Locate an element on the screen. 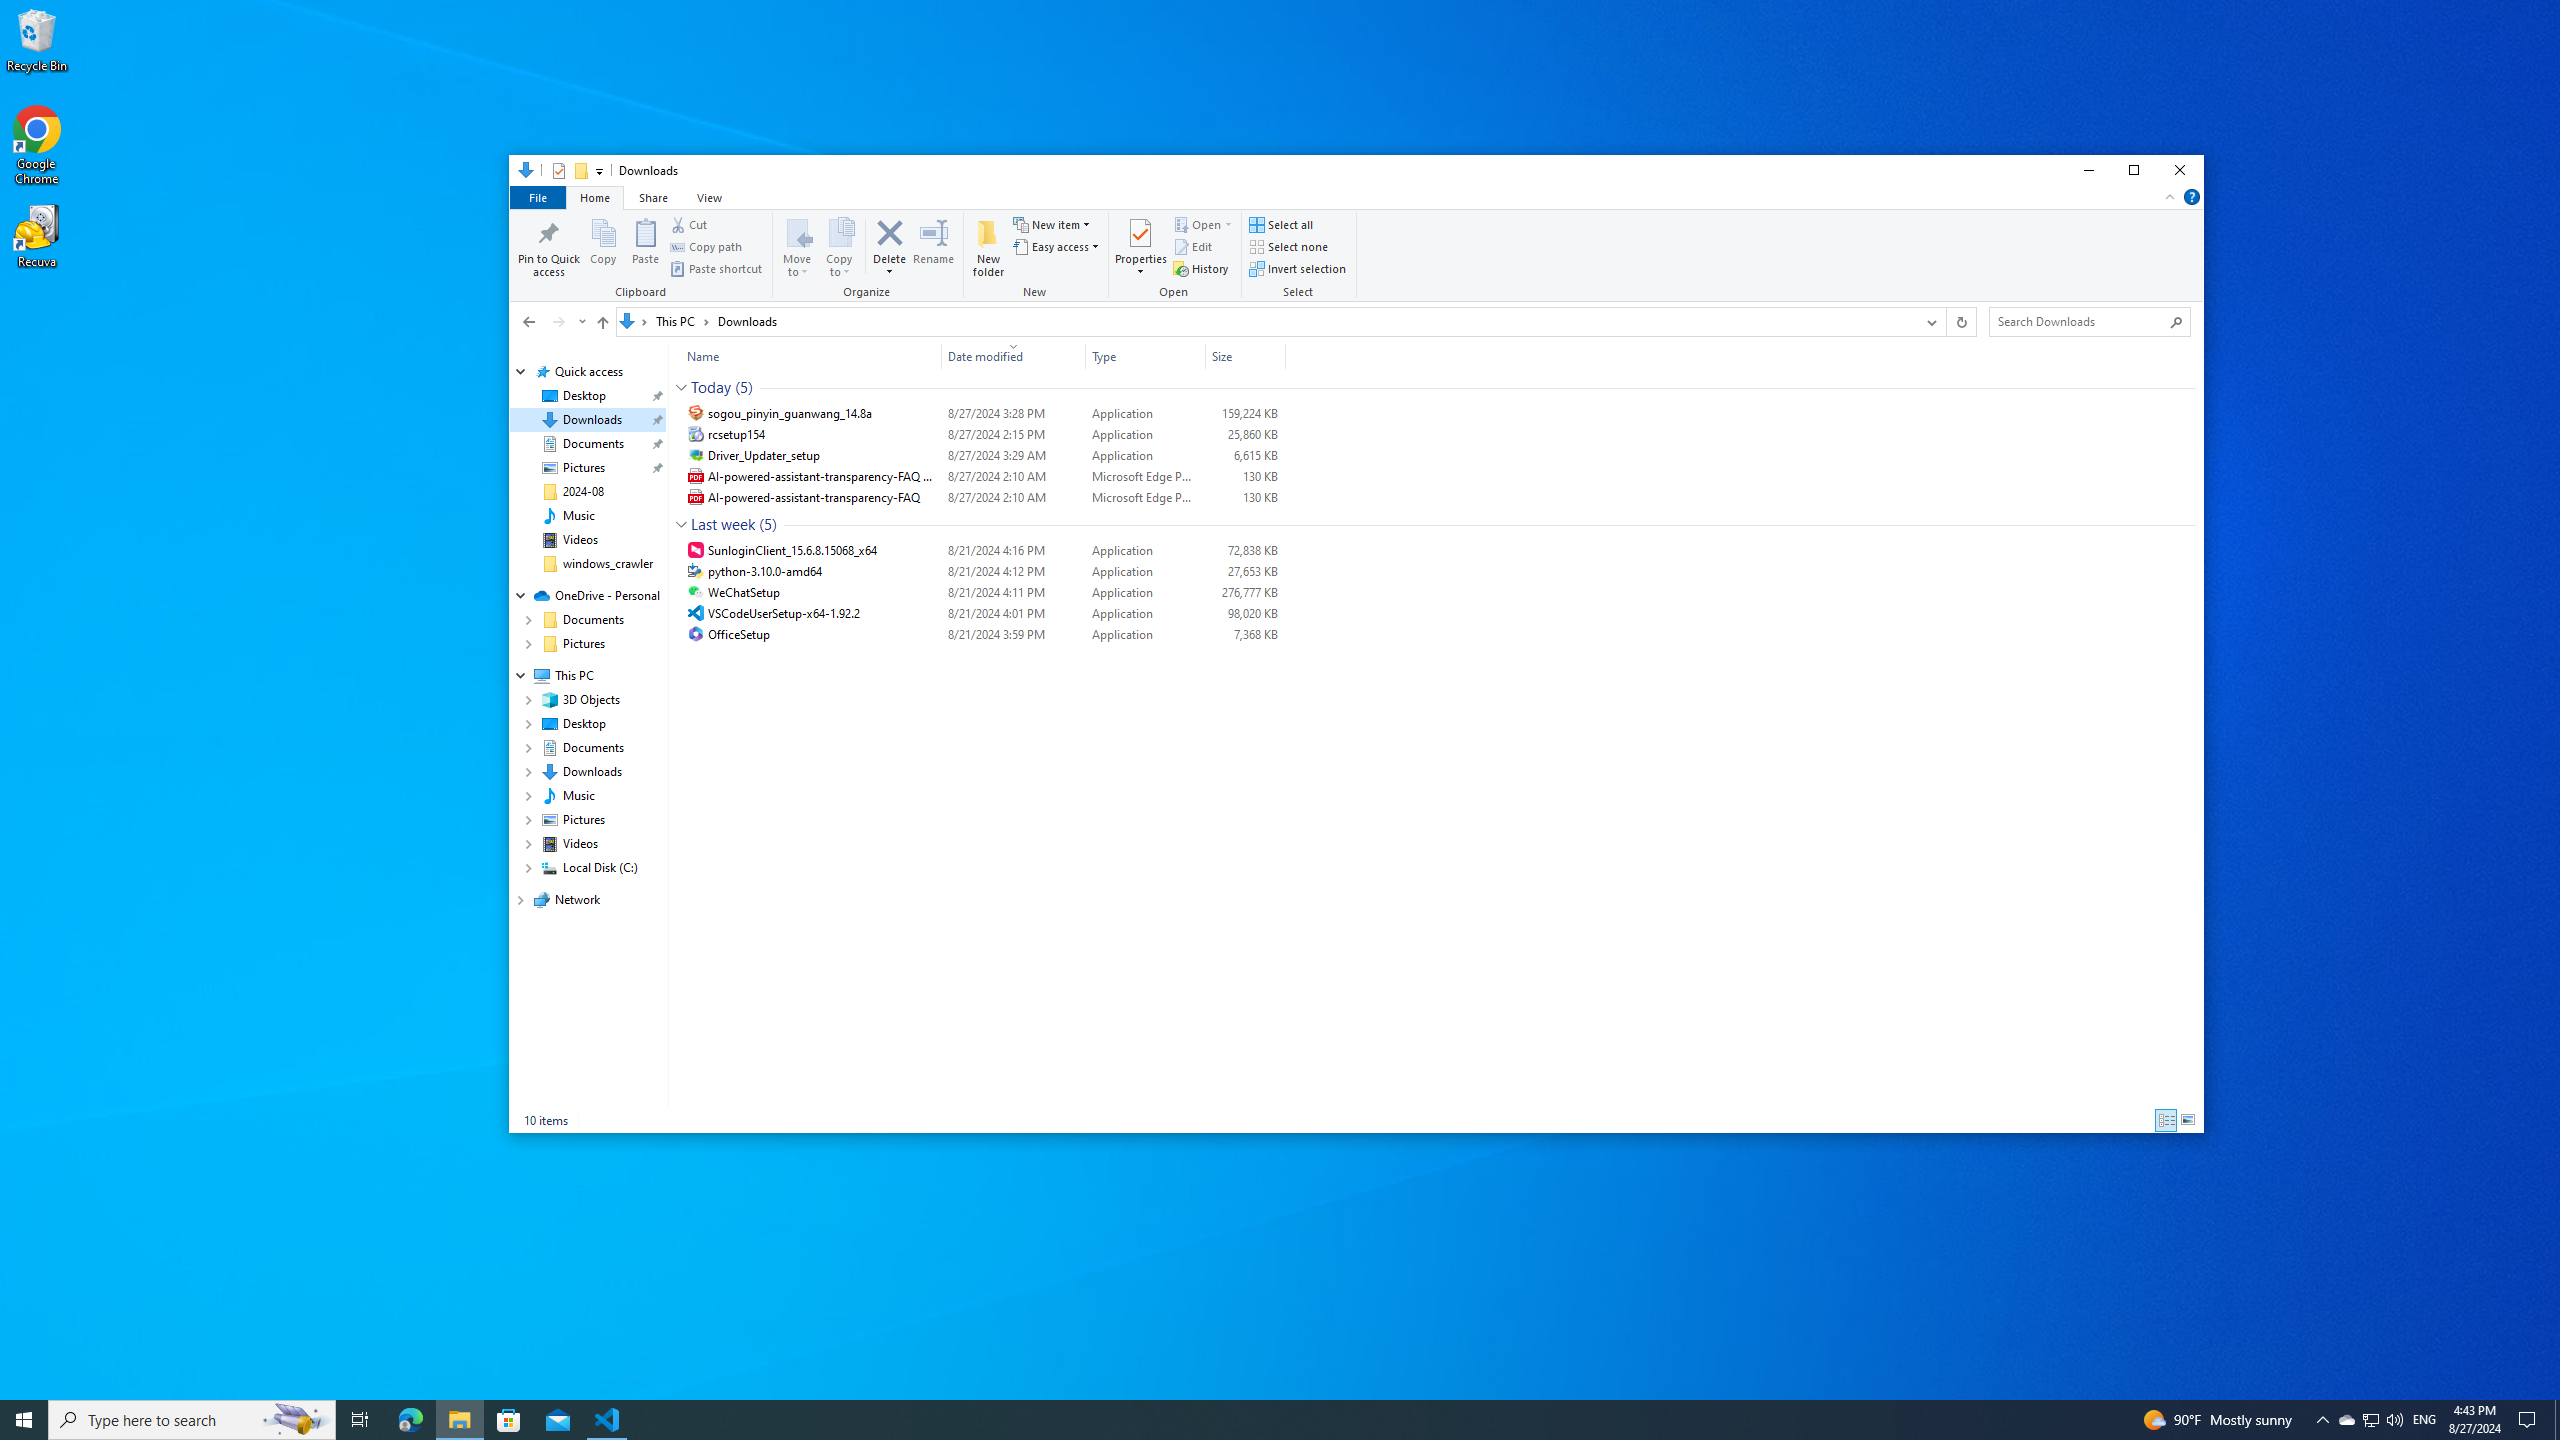 Image resolution: width=2560 pixels, height=1440 pixels. 'Close' is located at coordinates (2180, 169).